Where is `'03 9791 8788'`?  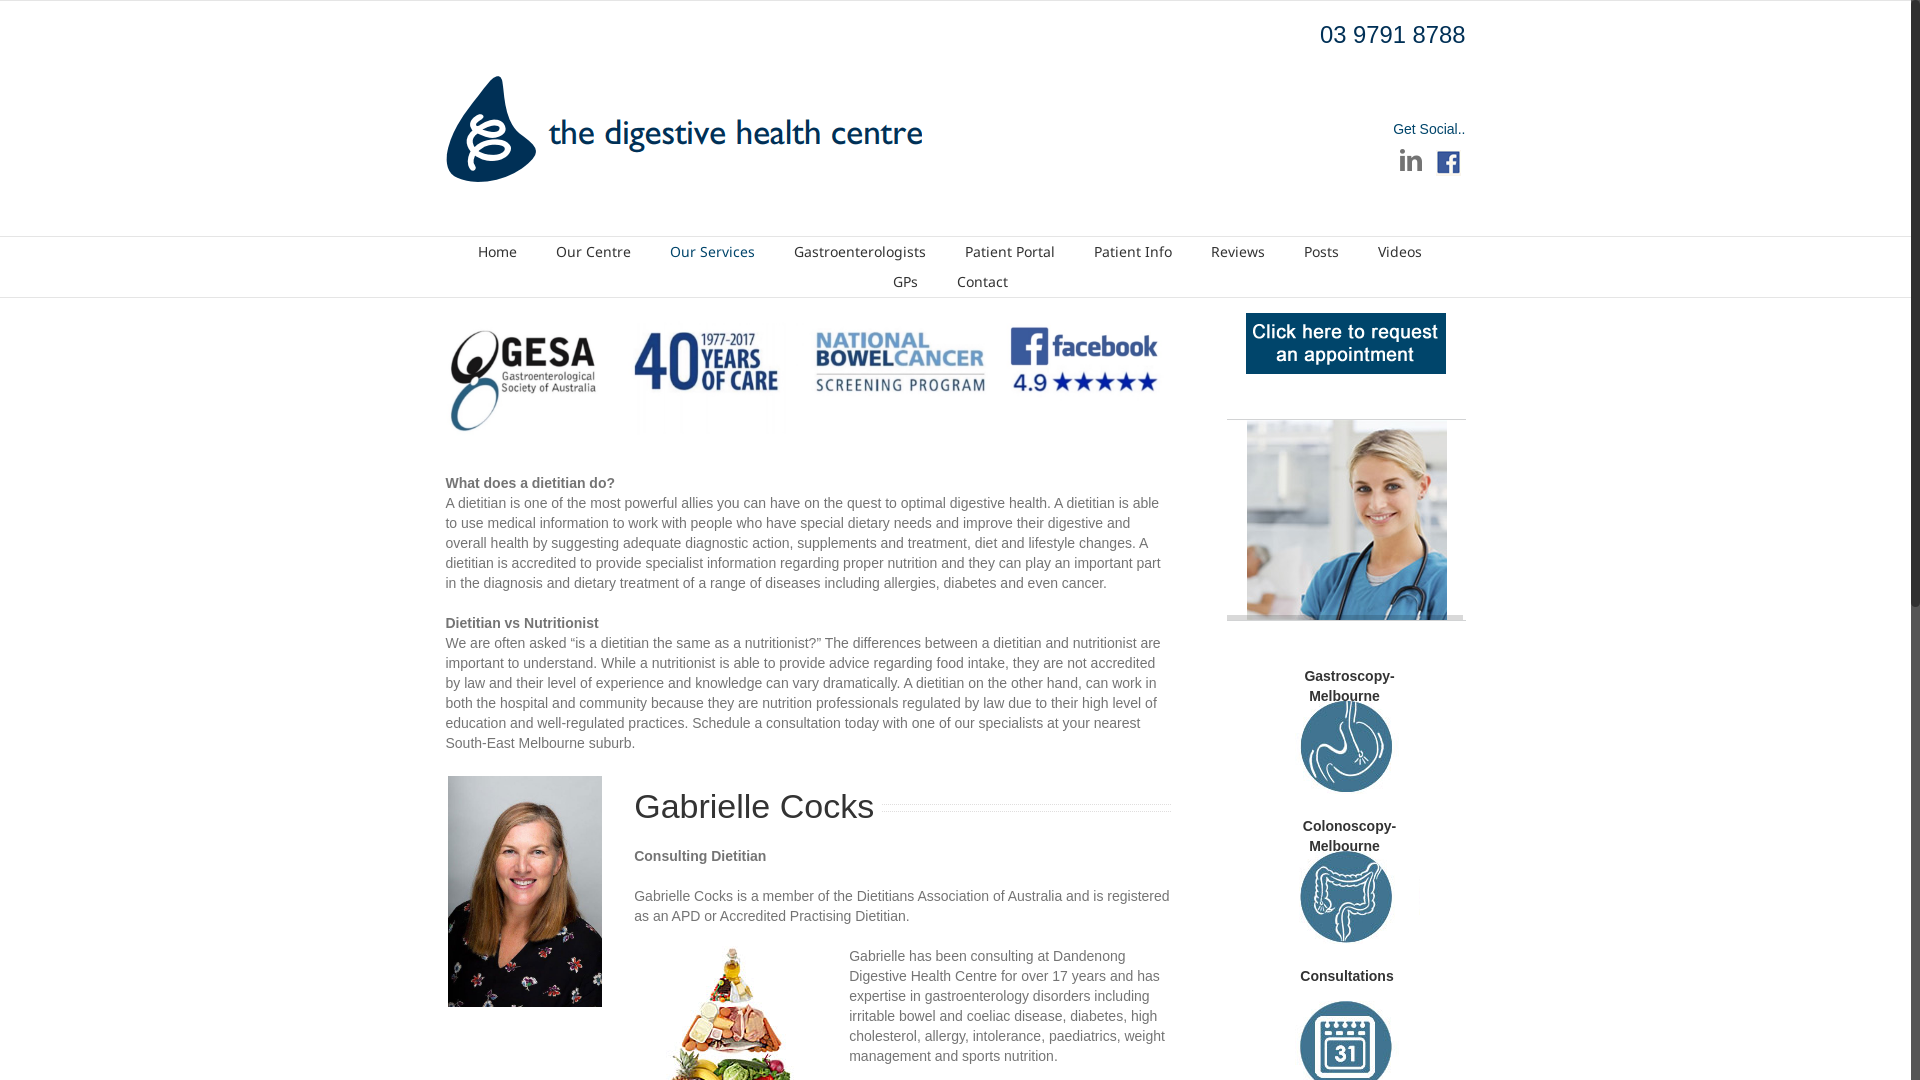 '03 9791 8788' is located at coordinates (1320, 34).